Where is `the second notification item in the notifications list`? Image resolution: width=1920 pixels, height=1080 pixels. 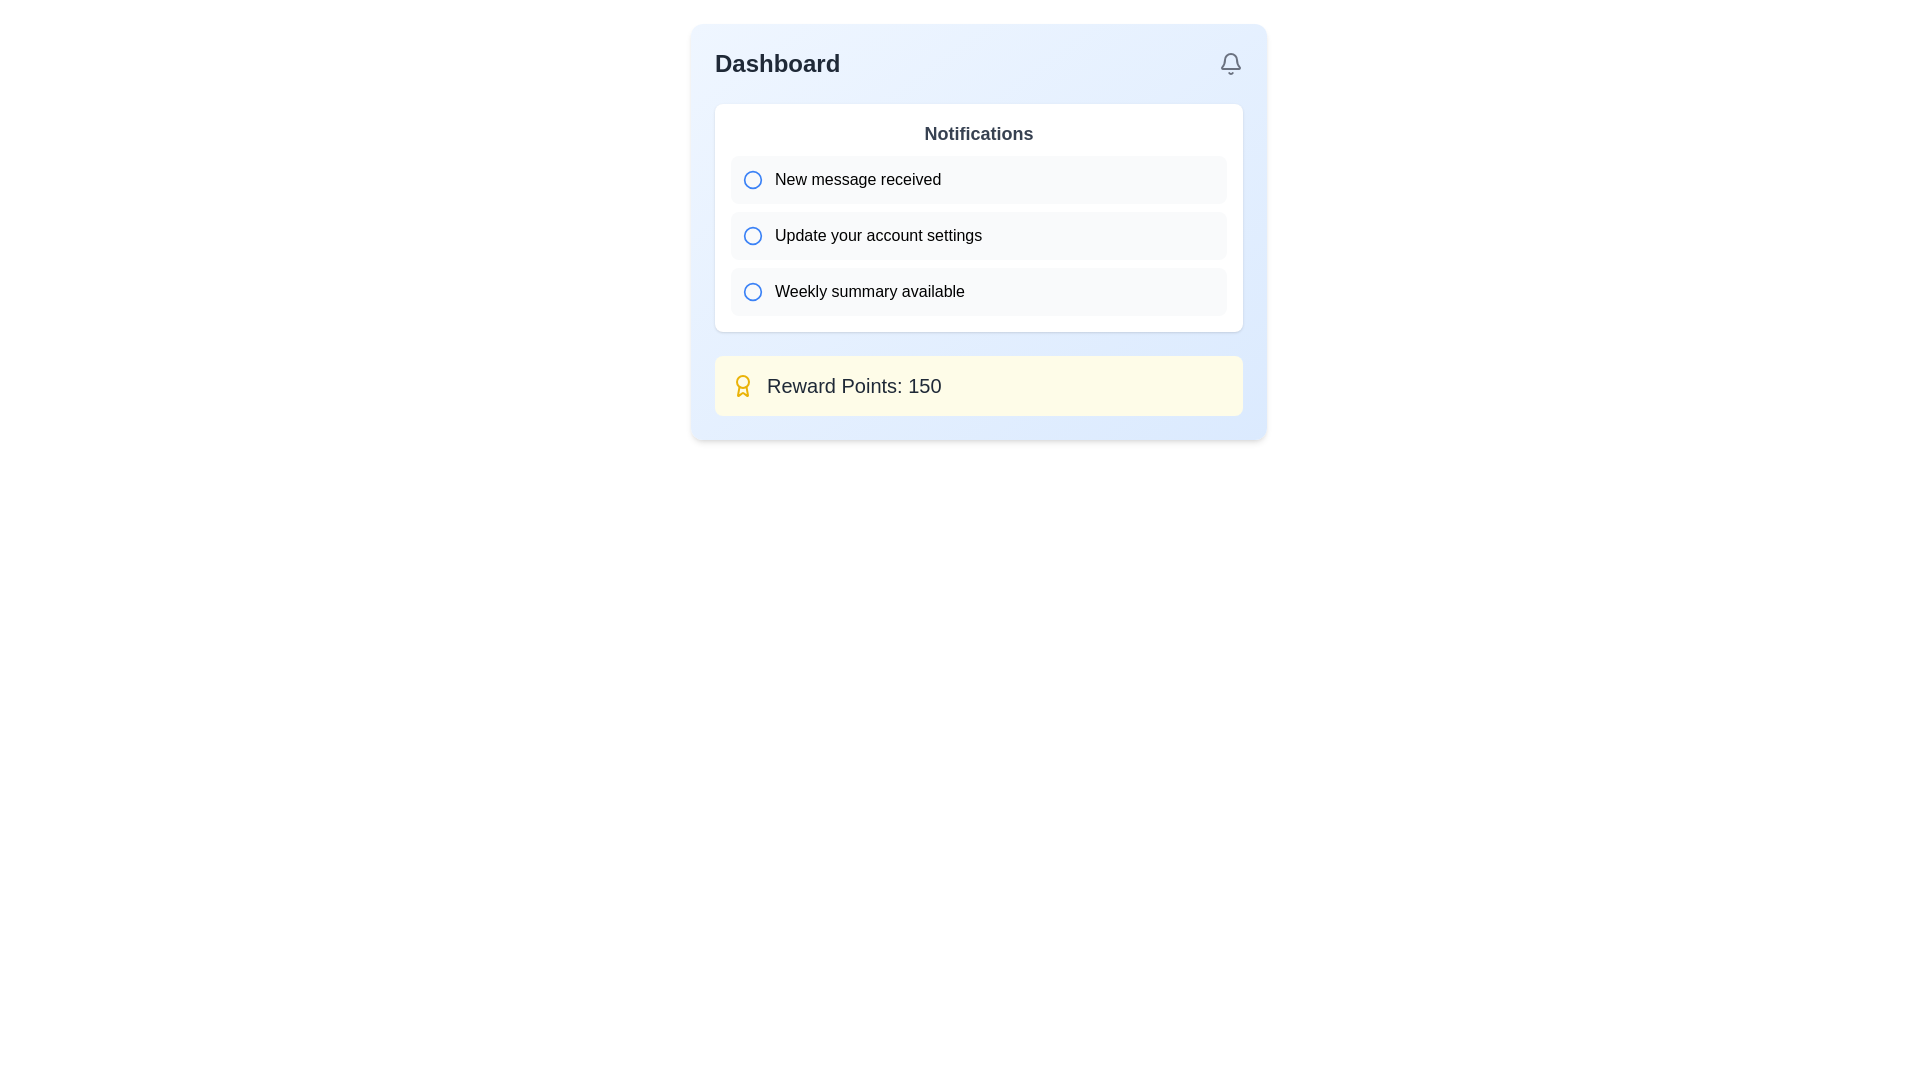 the second notification item in the notifications list is located at coordinates (979, 234).